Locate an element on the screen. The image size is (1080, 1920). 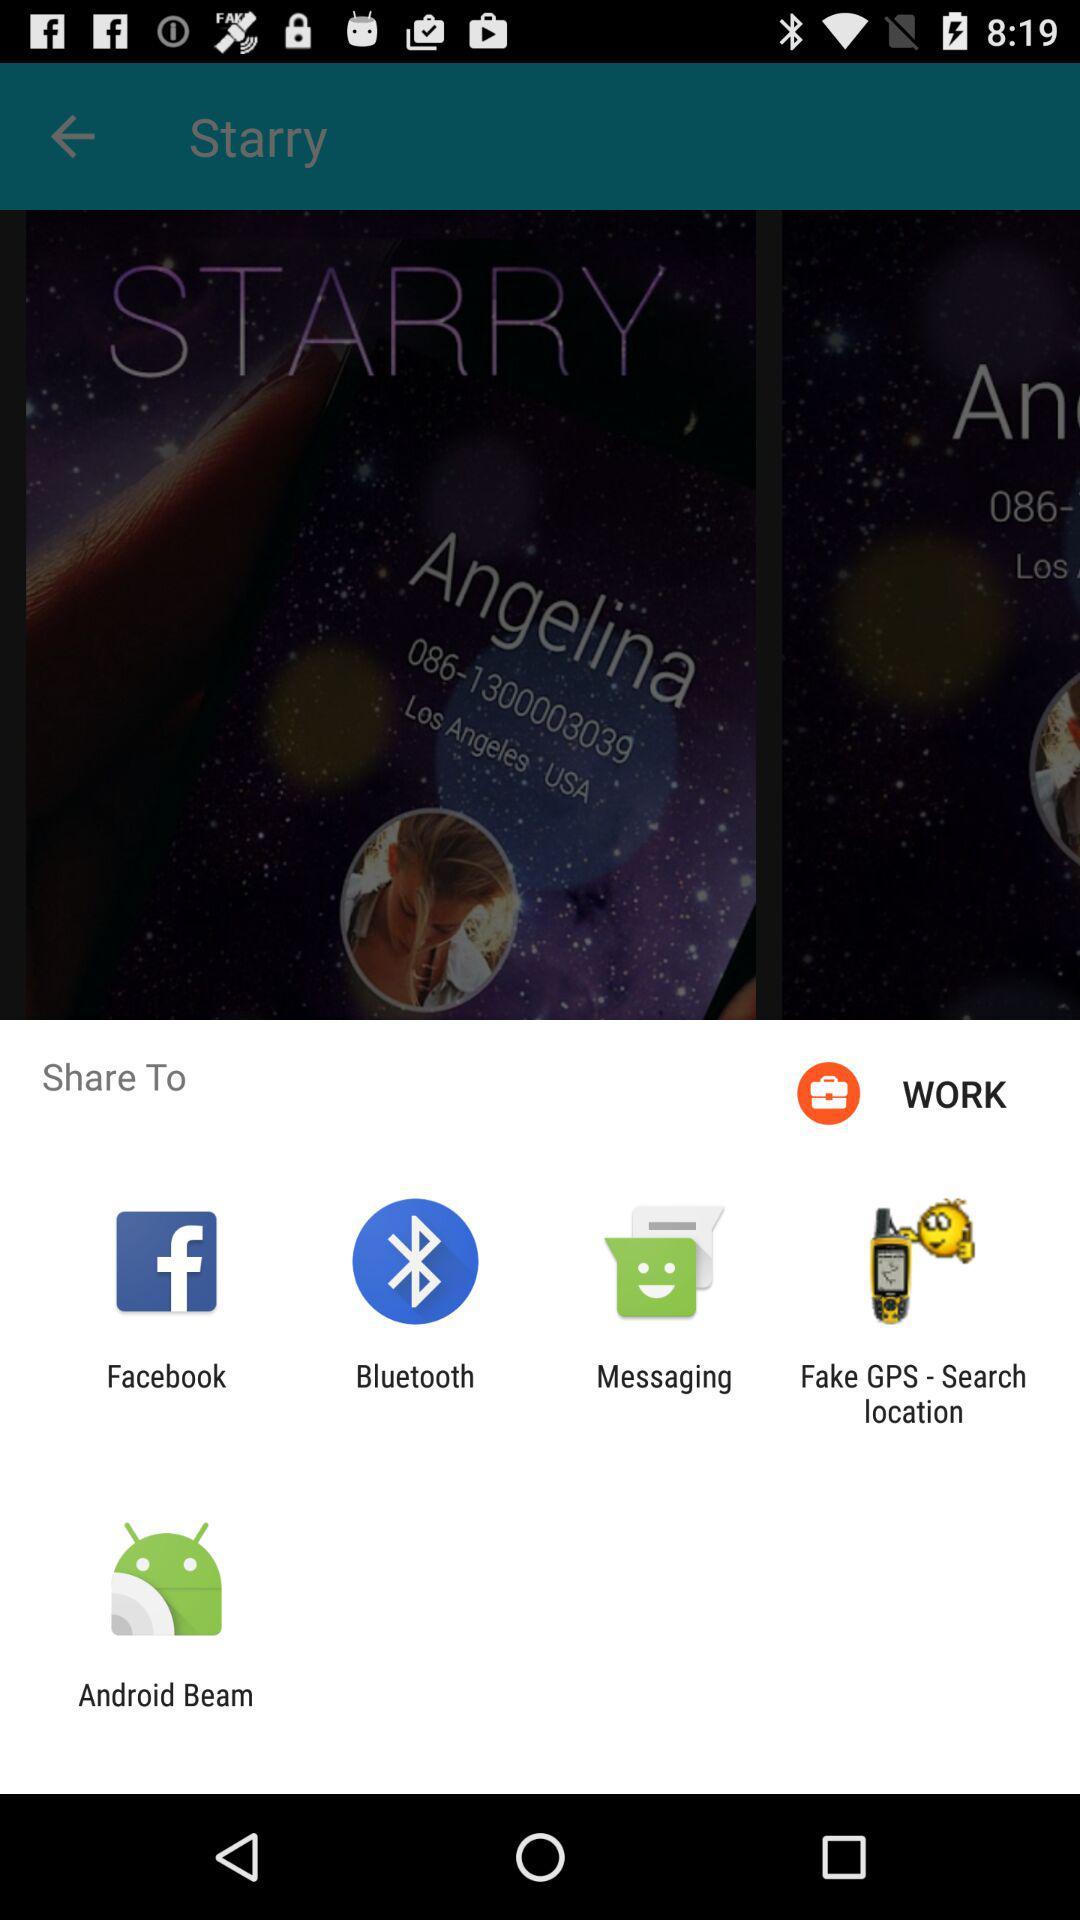
the item next to the bluetooth icon is located at coordinates (664, 1392).